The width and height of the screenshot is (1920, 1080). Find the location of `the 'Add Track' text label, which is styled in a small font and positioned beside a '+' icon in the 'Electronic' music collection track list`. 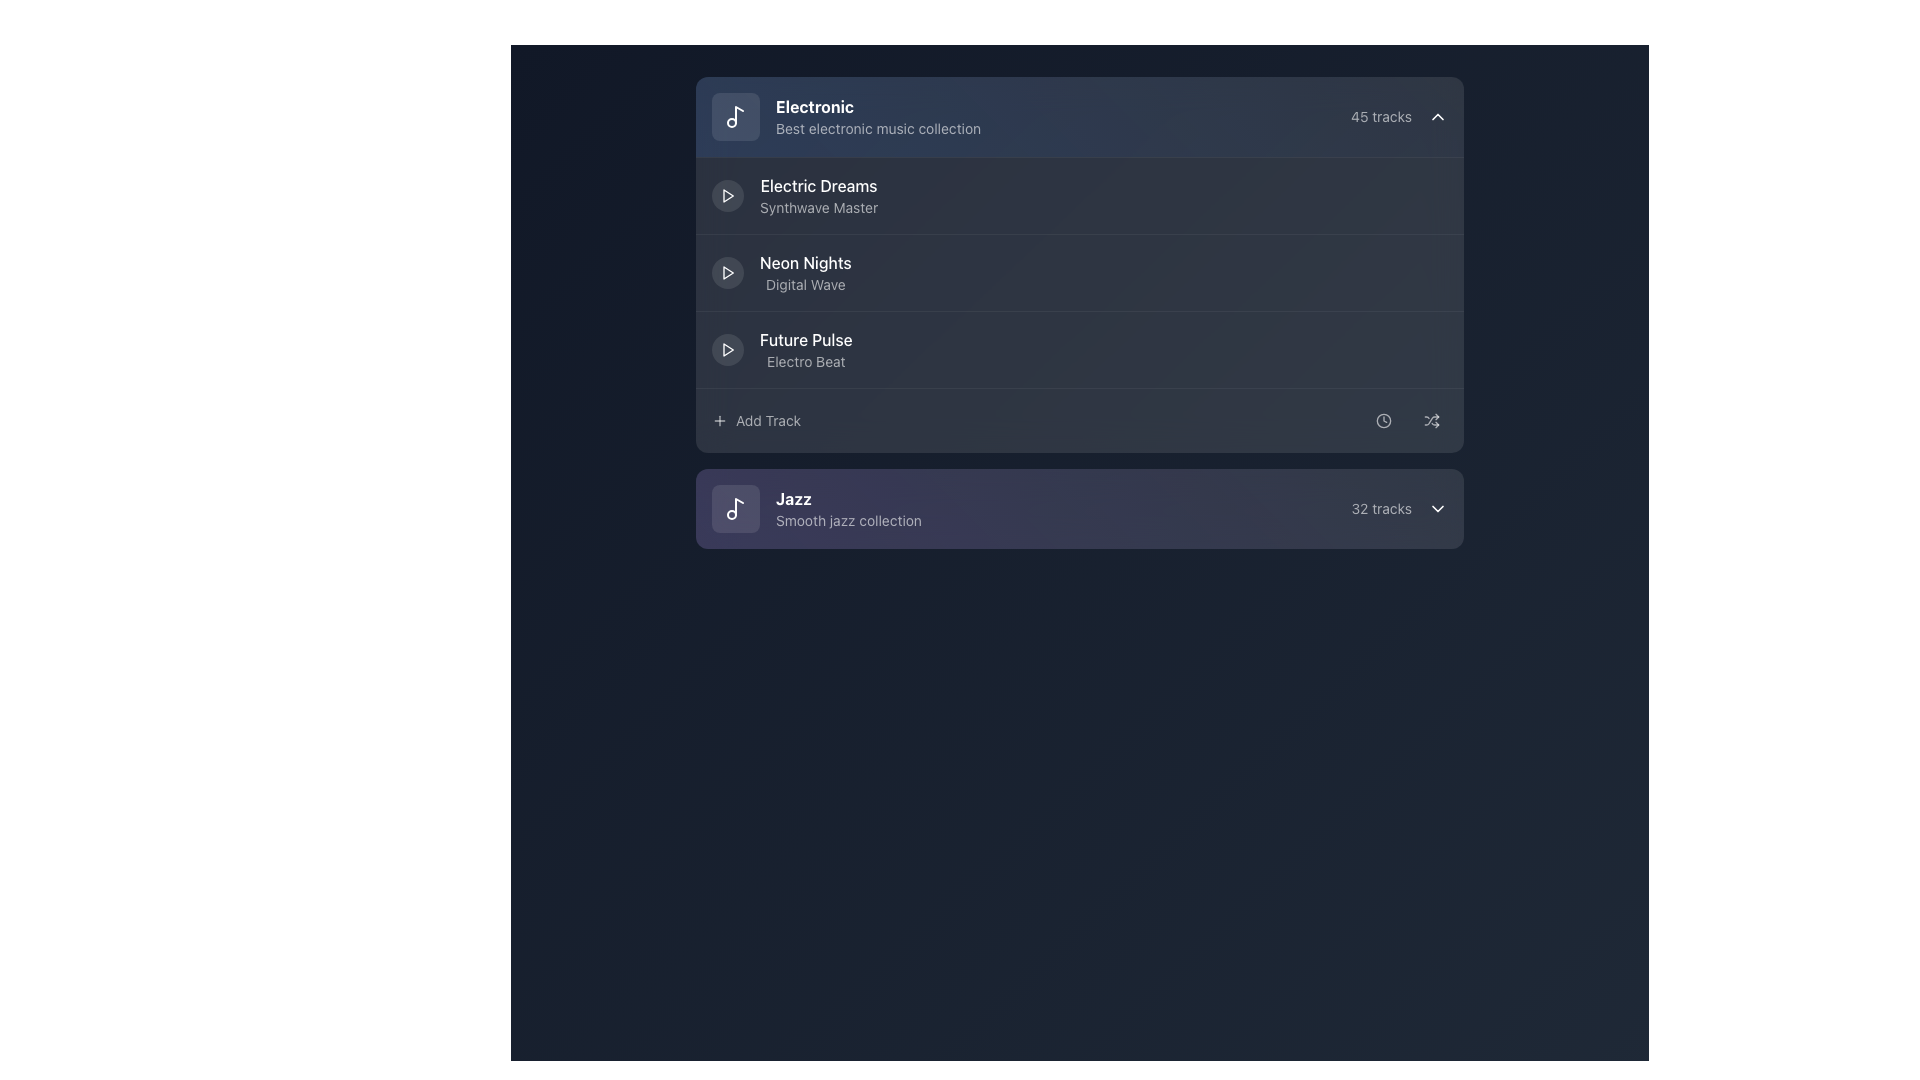

the 'Add Track' text label, which is styled in a small font and positioned beside a '+' icon in the 'Electronic' music collection track list is located at coordinates (767, 419).